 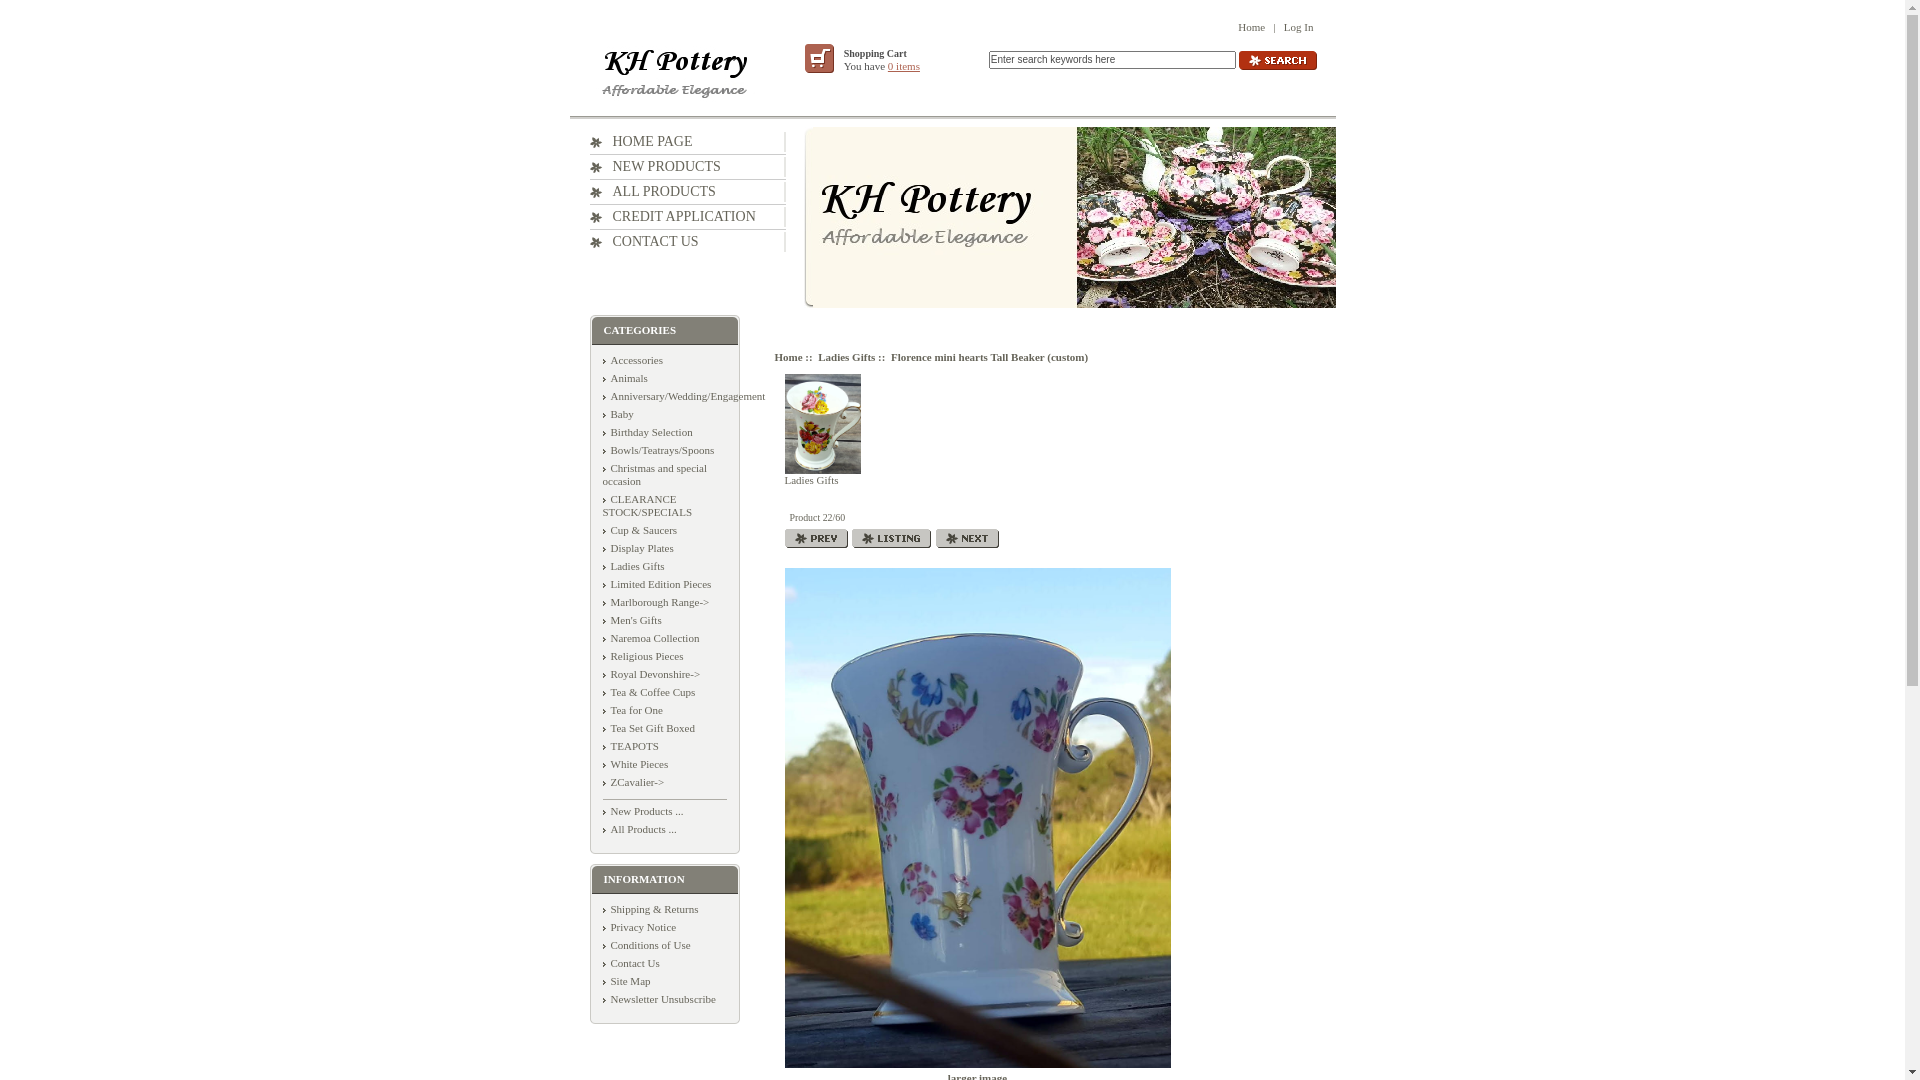 What do you see at coordinates (600, 566) in the screenshot?
I see `'Ladies Gifts'` at bounding box center [600, 566].